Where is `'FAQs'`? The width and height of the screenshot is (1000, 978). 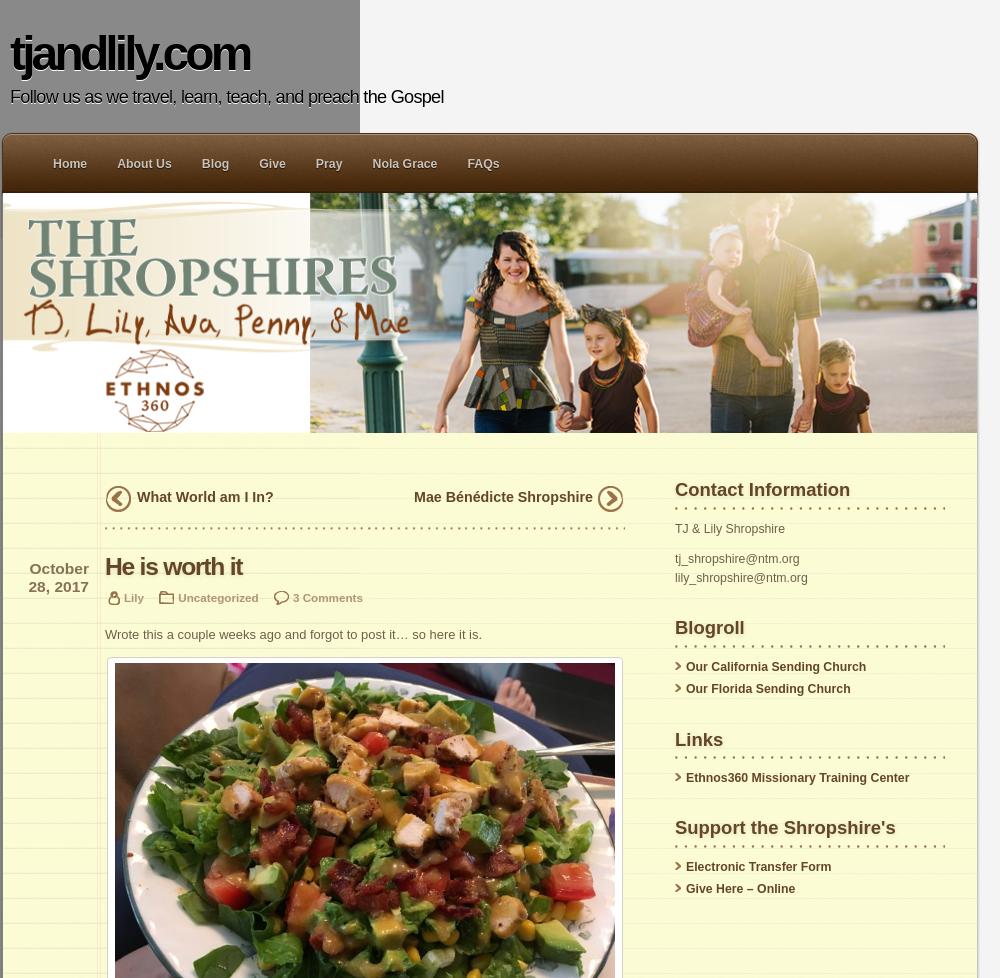 'FAQs' is located at coordinates (466, 164).